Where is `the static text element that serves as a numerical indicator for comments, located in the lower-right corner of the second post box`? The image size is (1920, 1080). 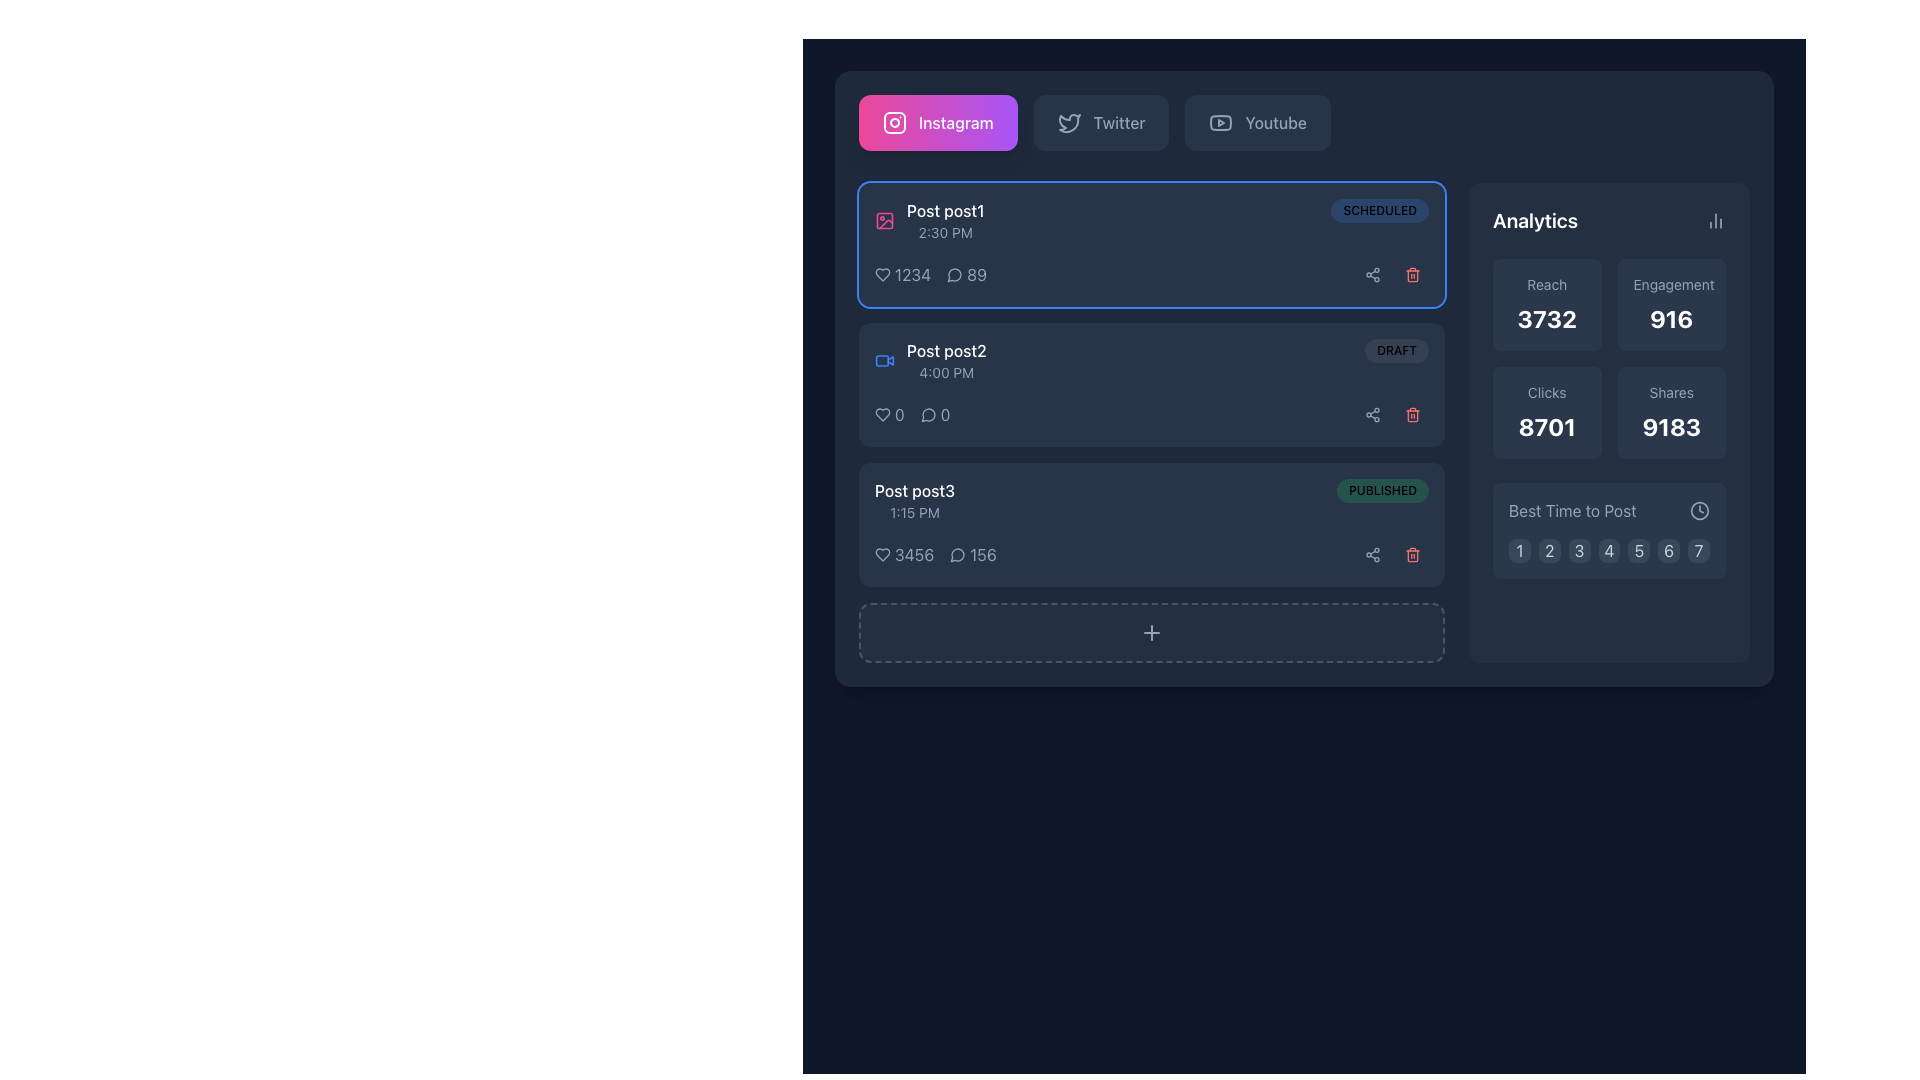 the static text element that serves as a numerical indicator for comments, located in the lower-right corner of the second post box is located at coordinates (944, 414).